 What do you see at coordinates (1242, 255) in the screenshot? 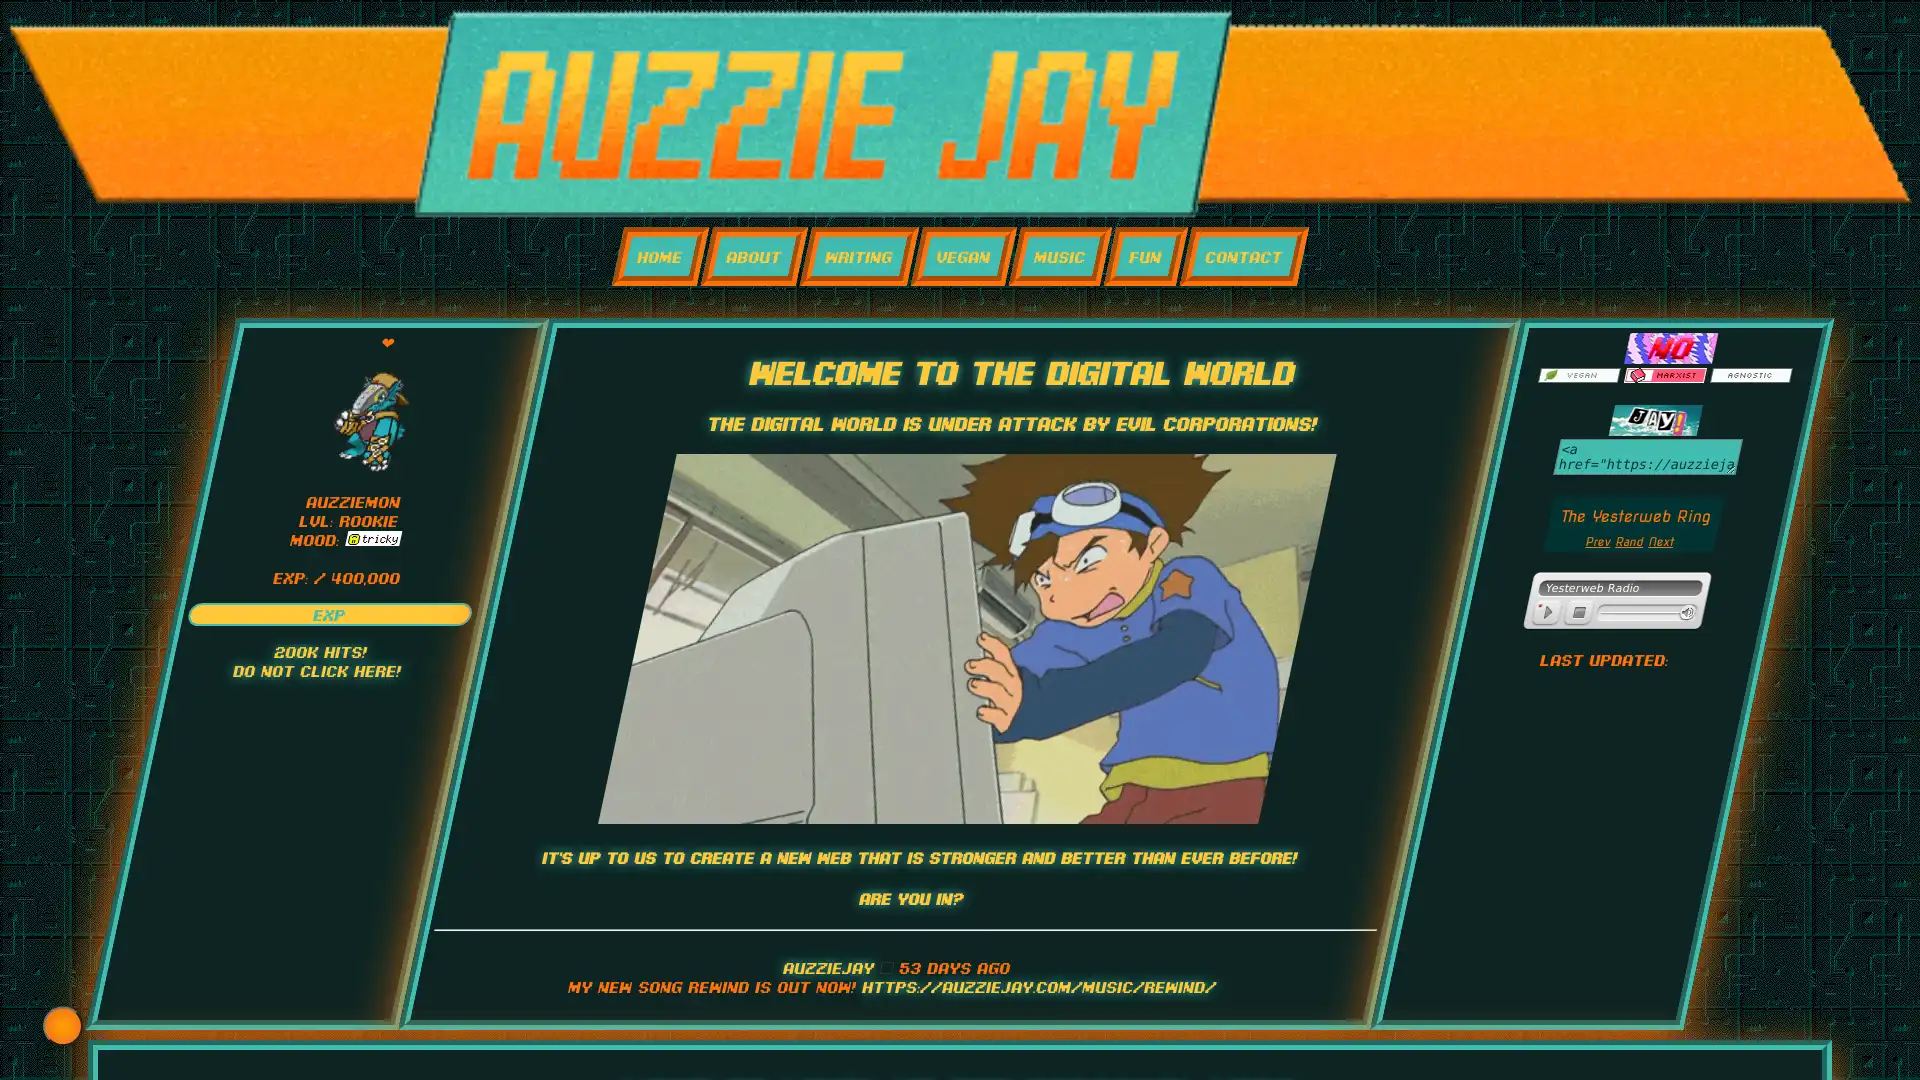
I see `CONTACT` at bounding box center [1242, 255].